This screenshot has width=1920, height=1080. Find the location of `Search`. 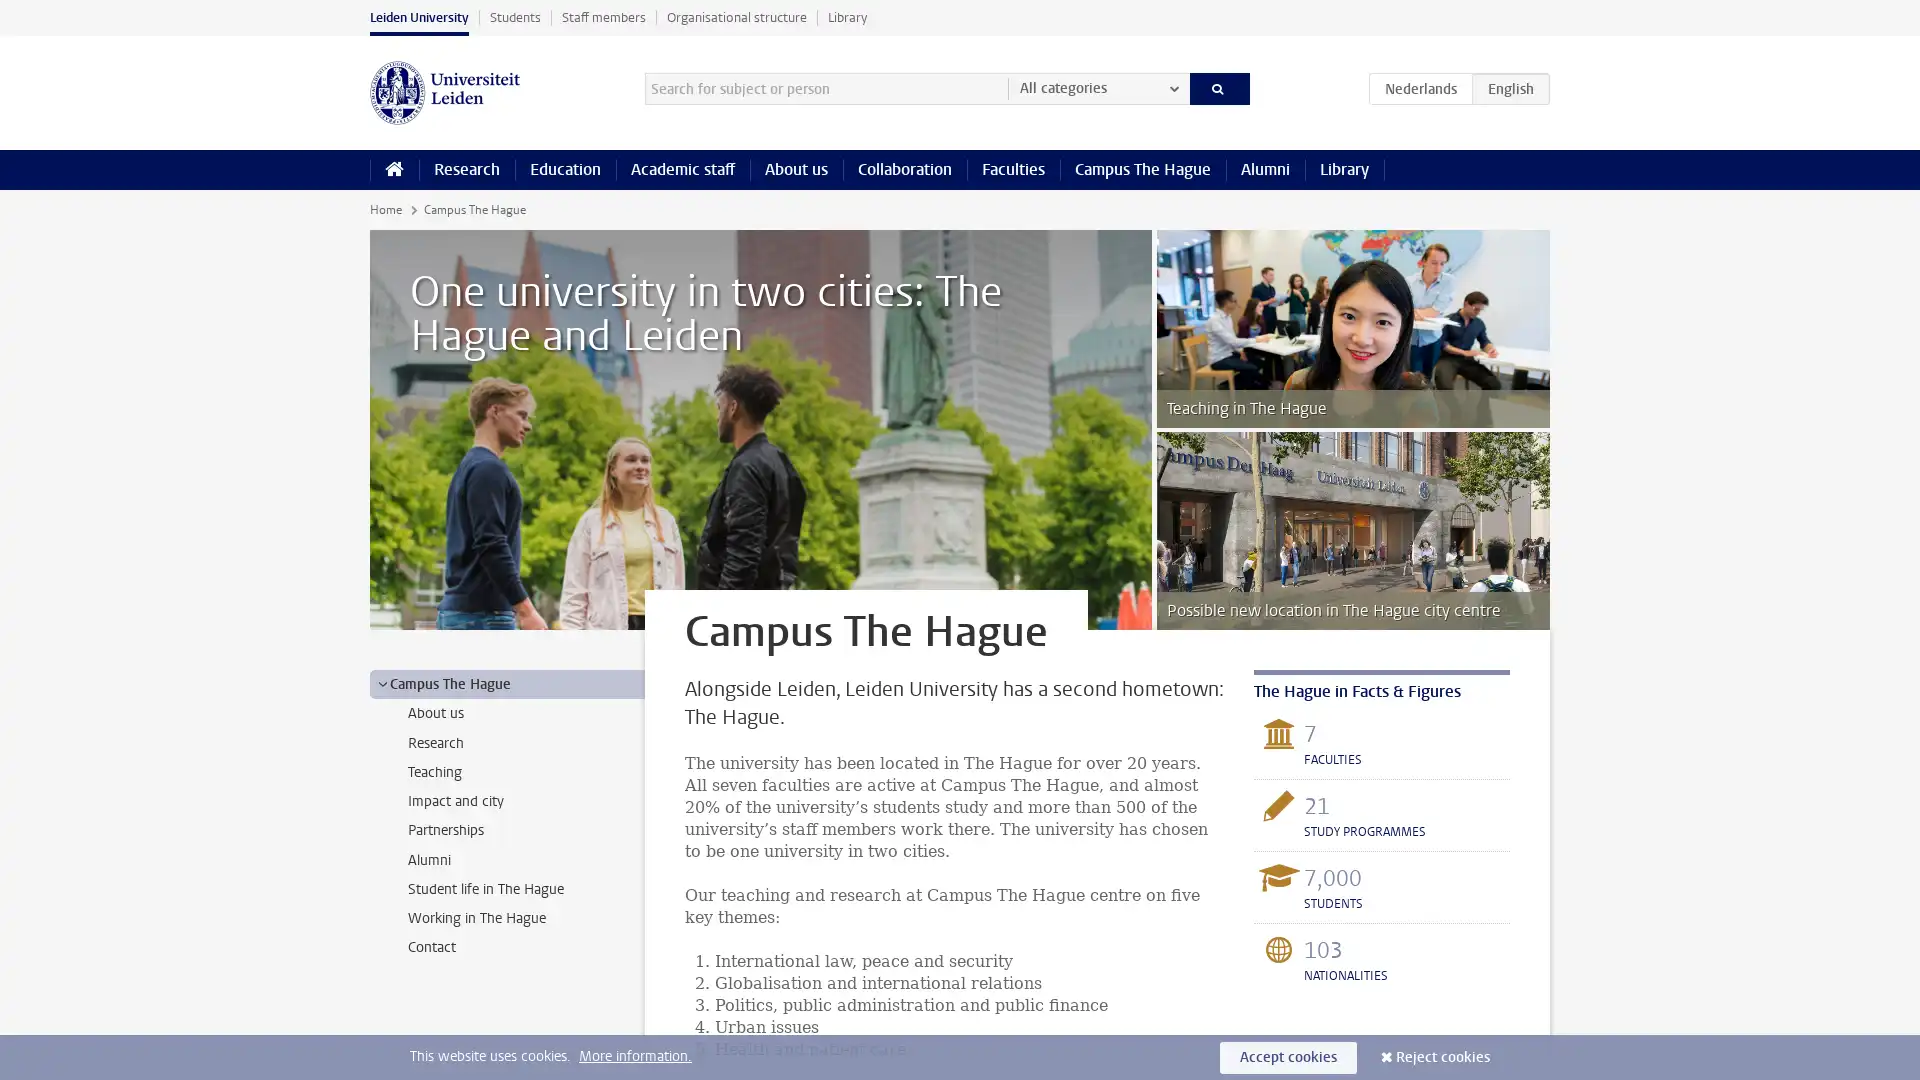

Search is located at coordinates (1218, 87).